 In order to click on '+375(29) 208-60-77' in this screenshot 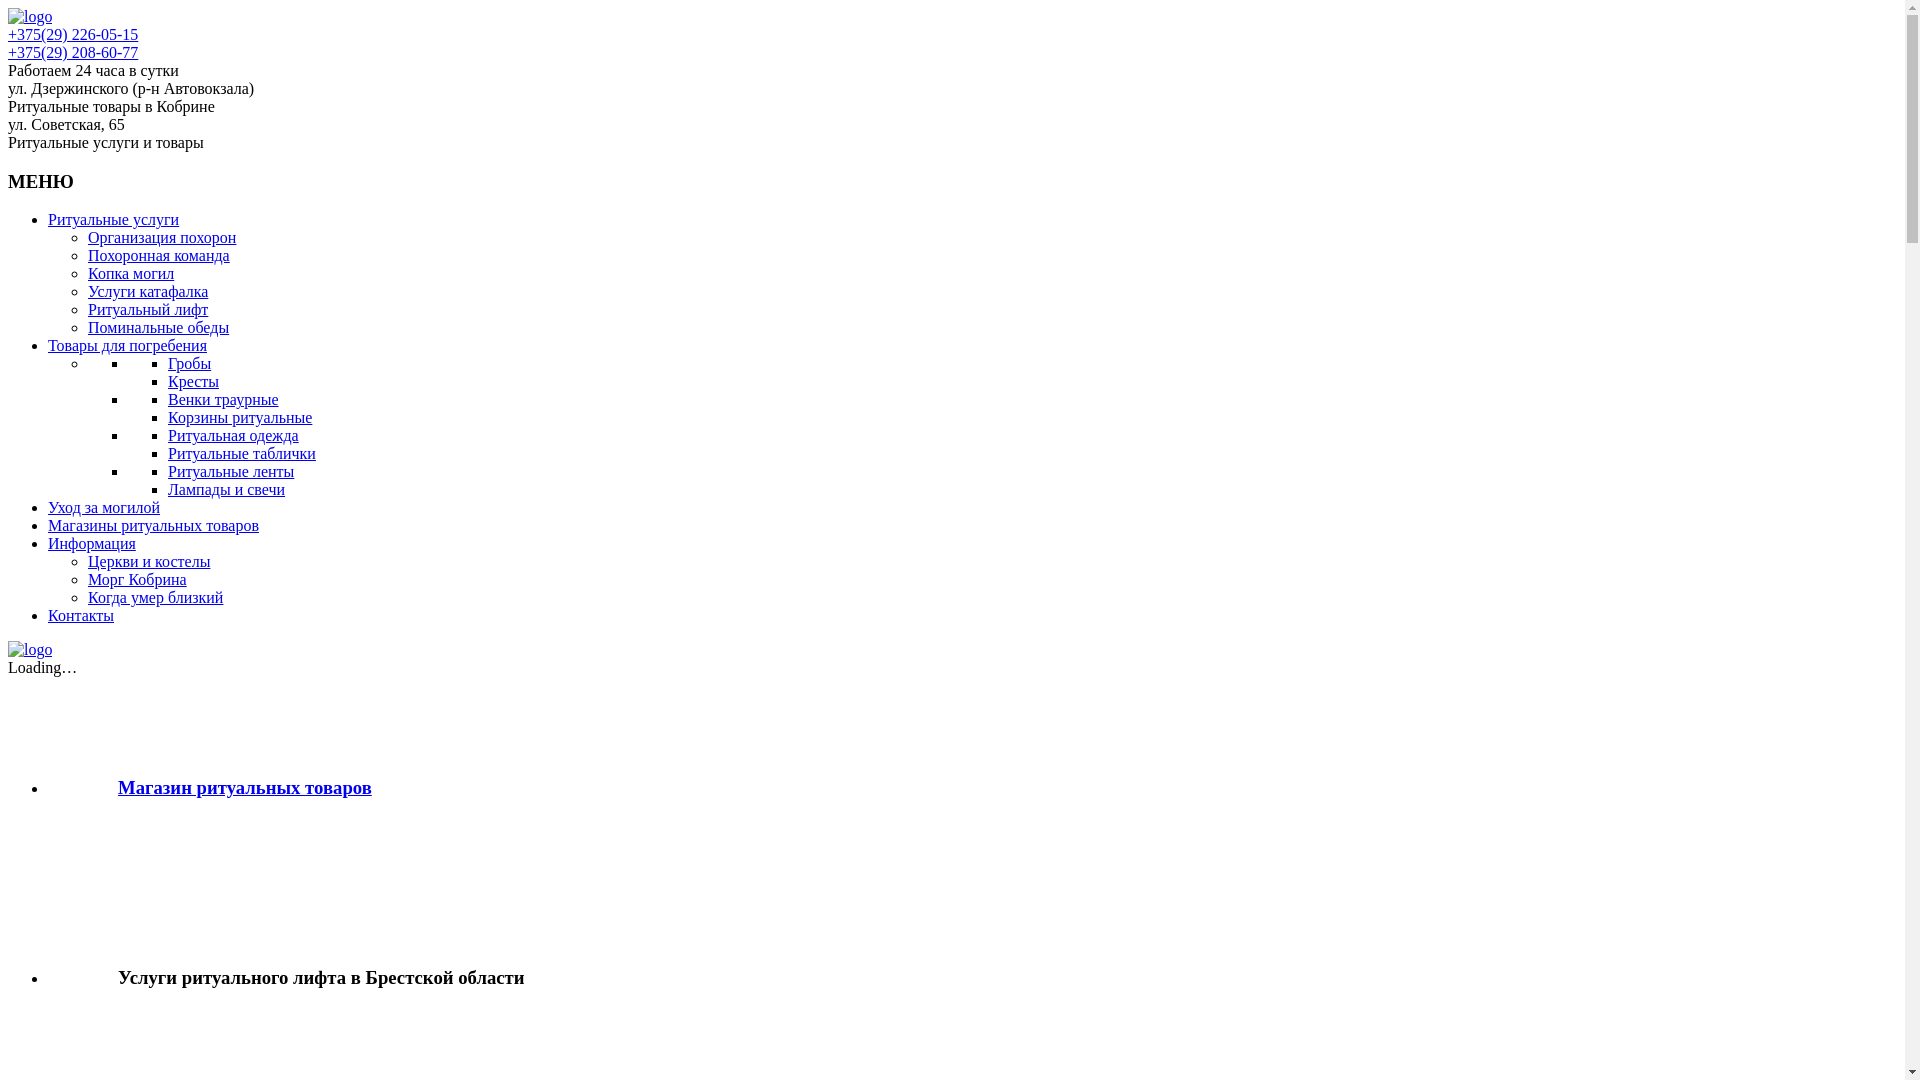, I will do `click(72, 51)`.